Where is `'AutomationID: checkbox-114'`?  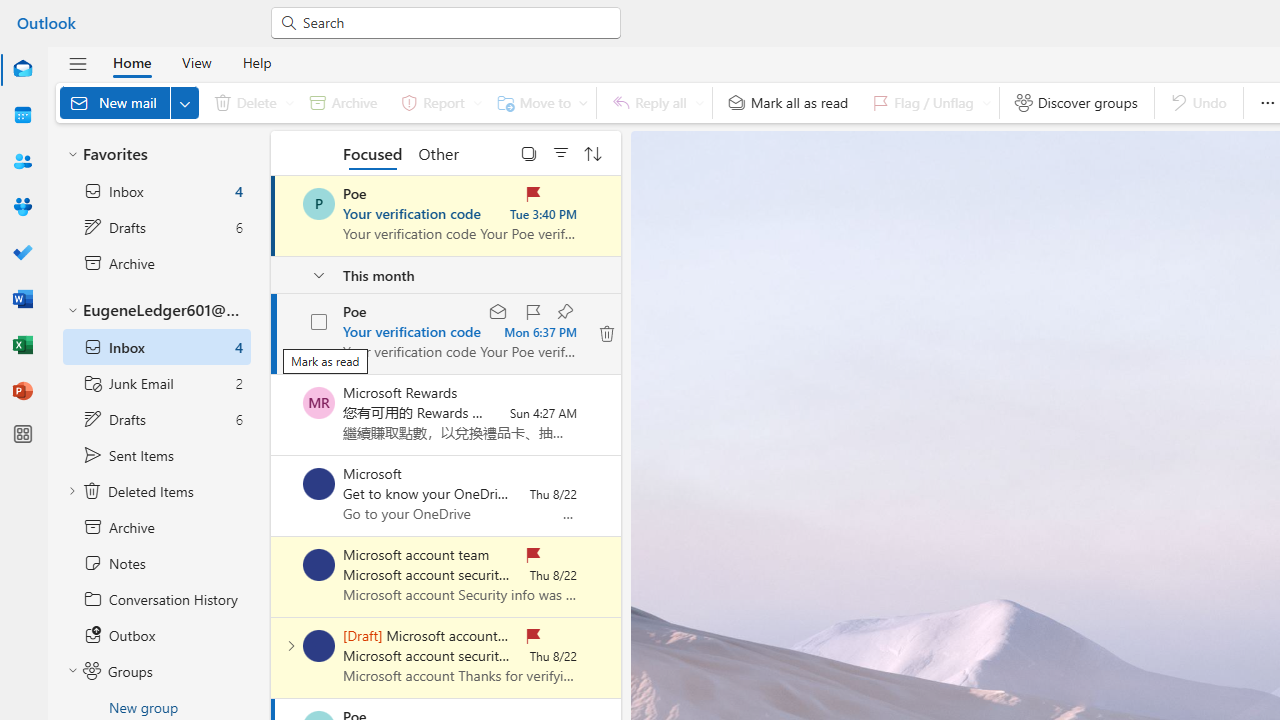 'AutomationID: checkbox-114' is located at coordinates (320, 321).